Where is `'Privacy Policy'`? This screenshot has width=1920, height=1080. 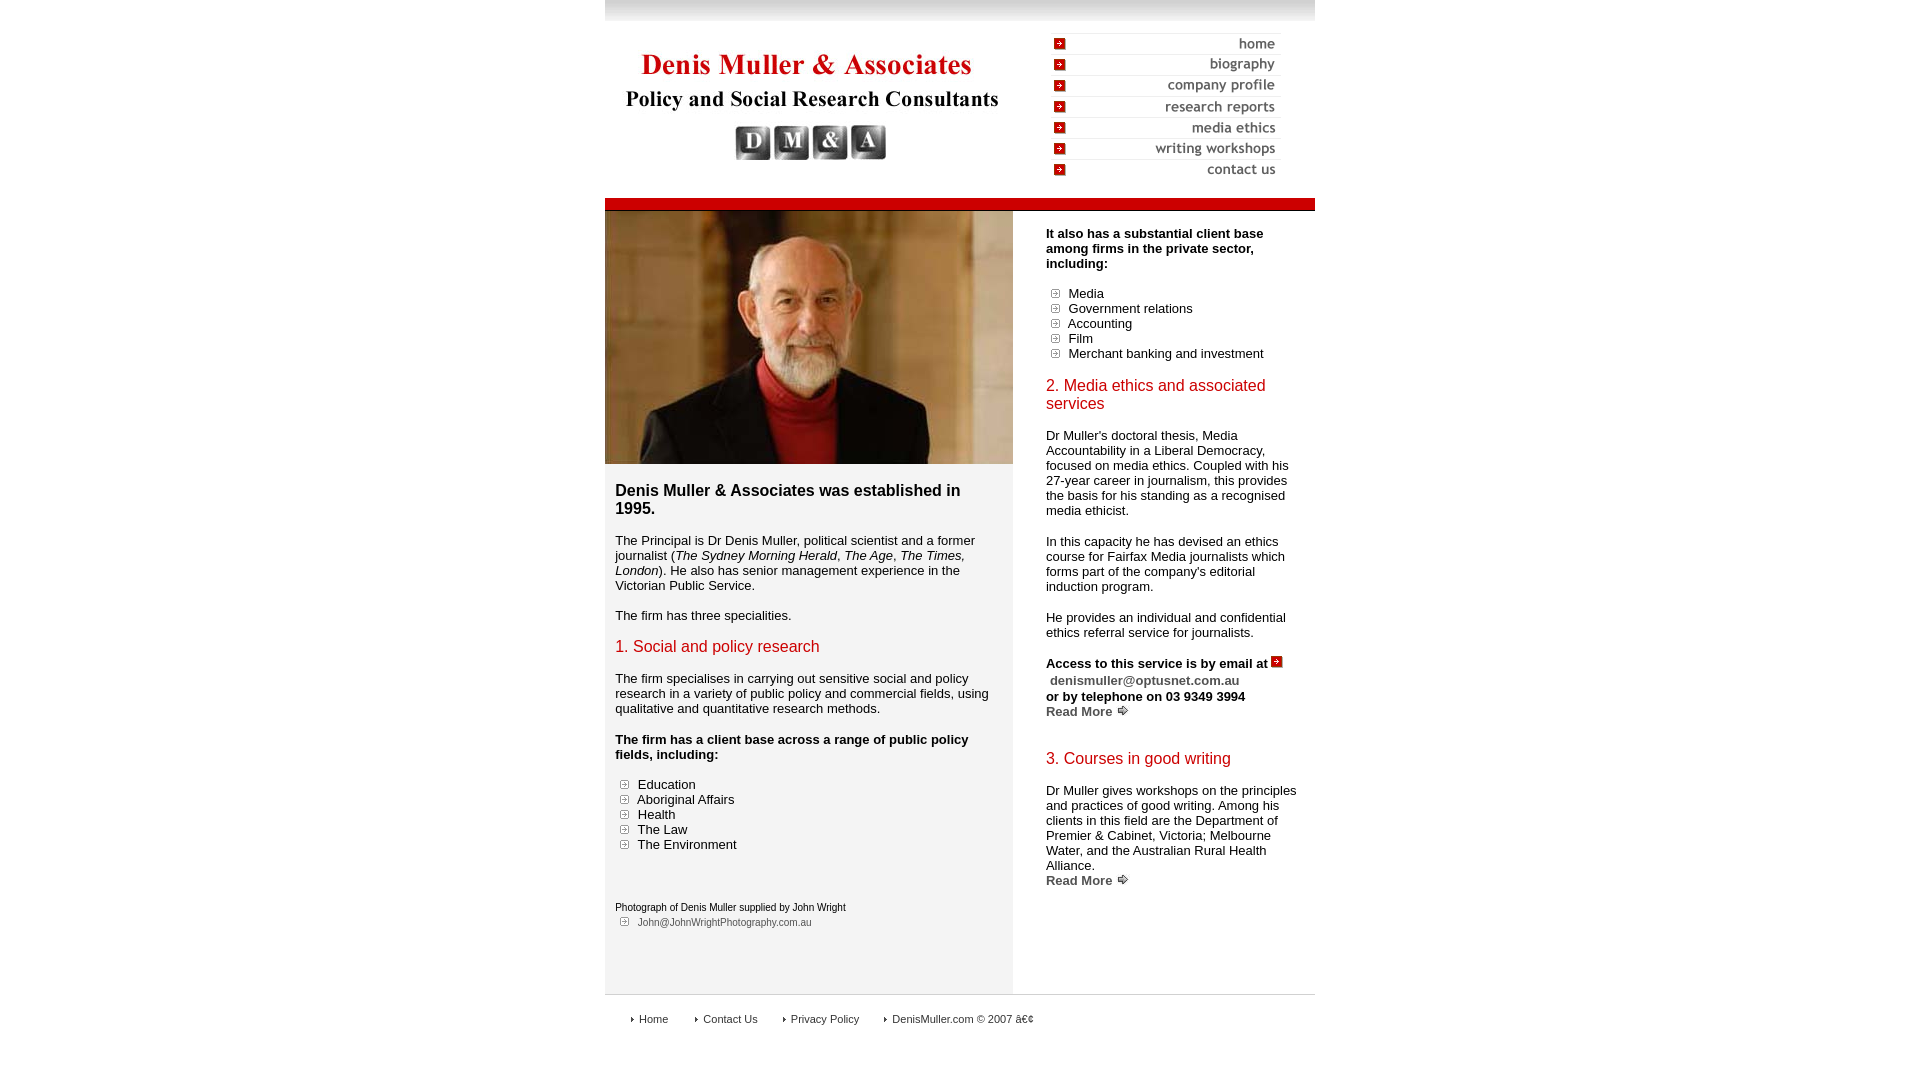
'Privacy Policy' is located at coordinates (825, 1018).